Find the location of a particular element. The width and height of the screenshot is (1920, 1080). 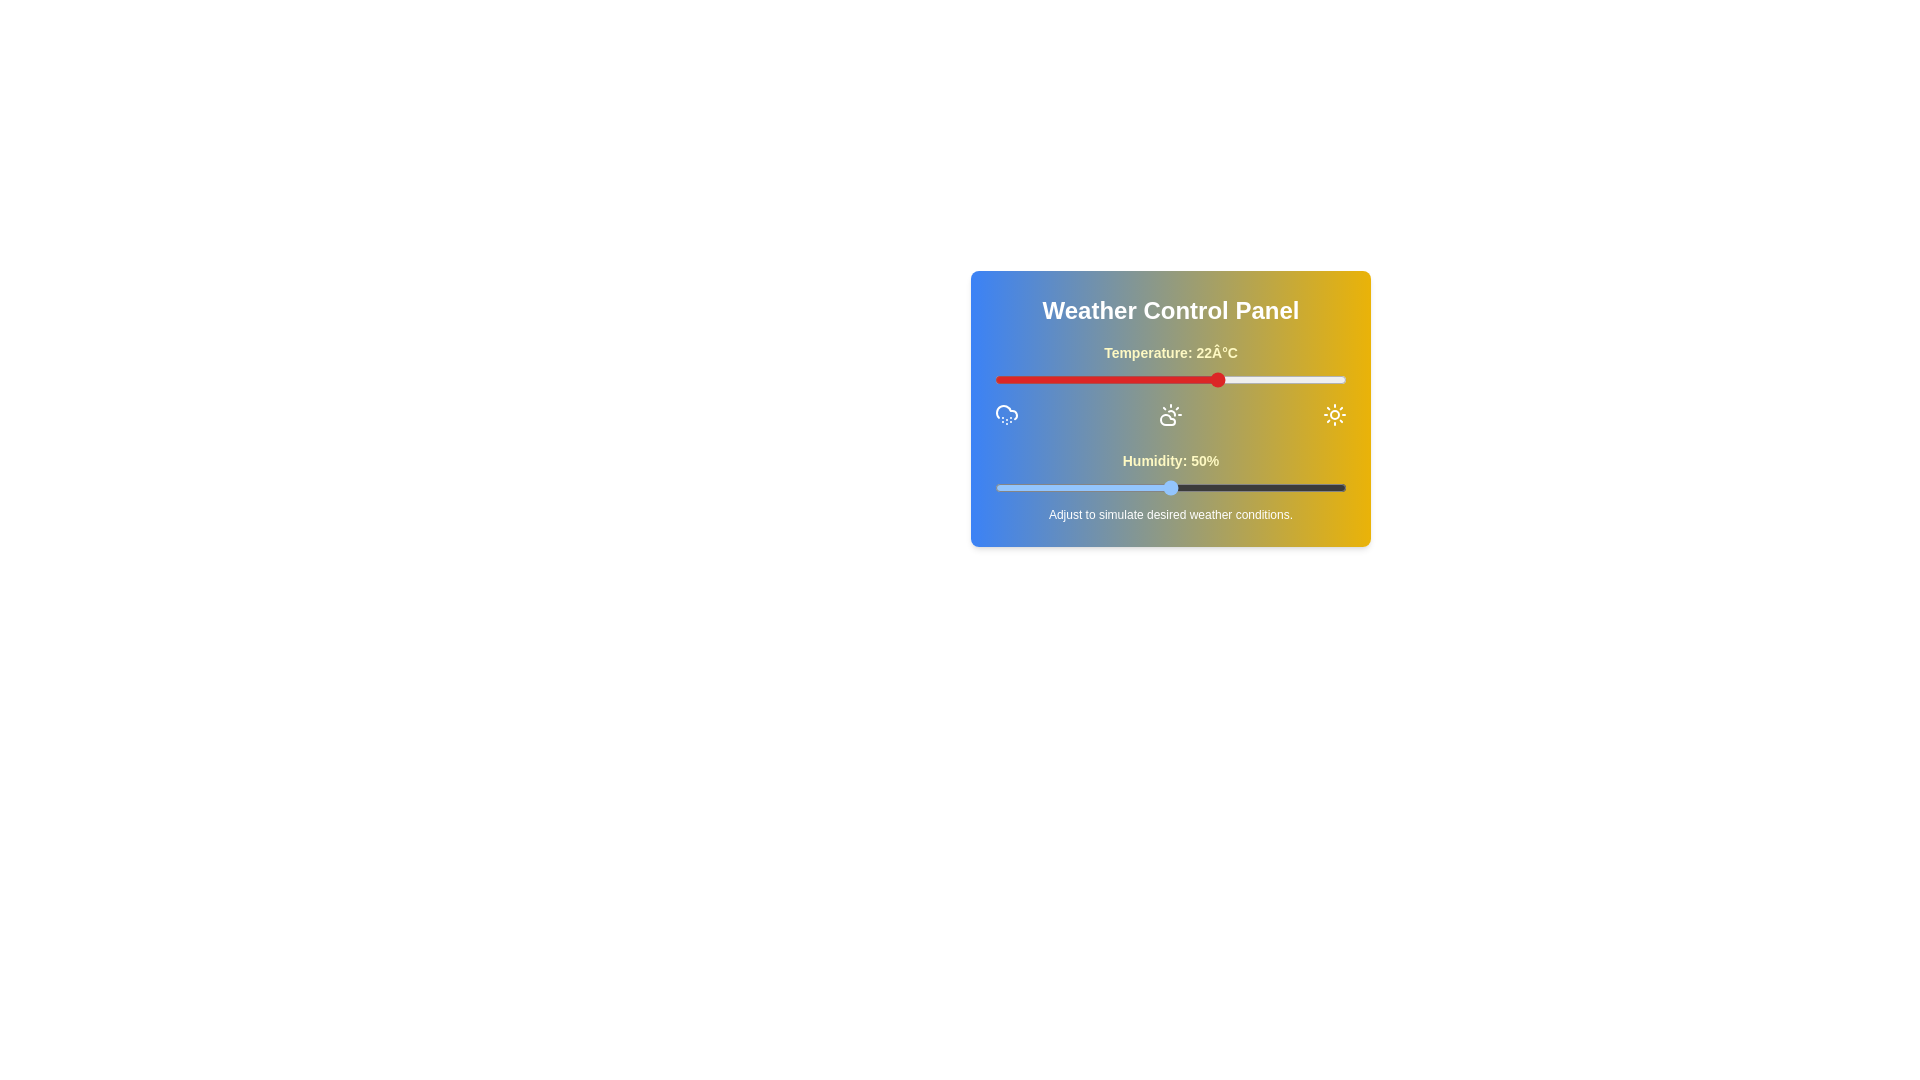

the temperature is located at coordinates (1043, 380).